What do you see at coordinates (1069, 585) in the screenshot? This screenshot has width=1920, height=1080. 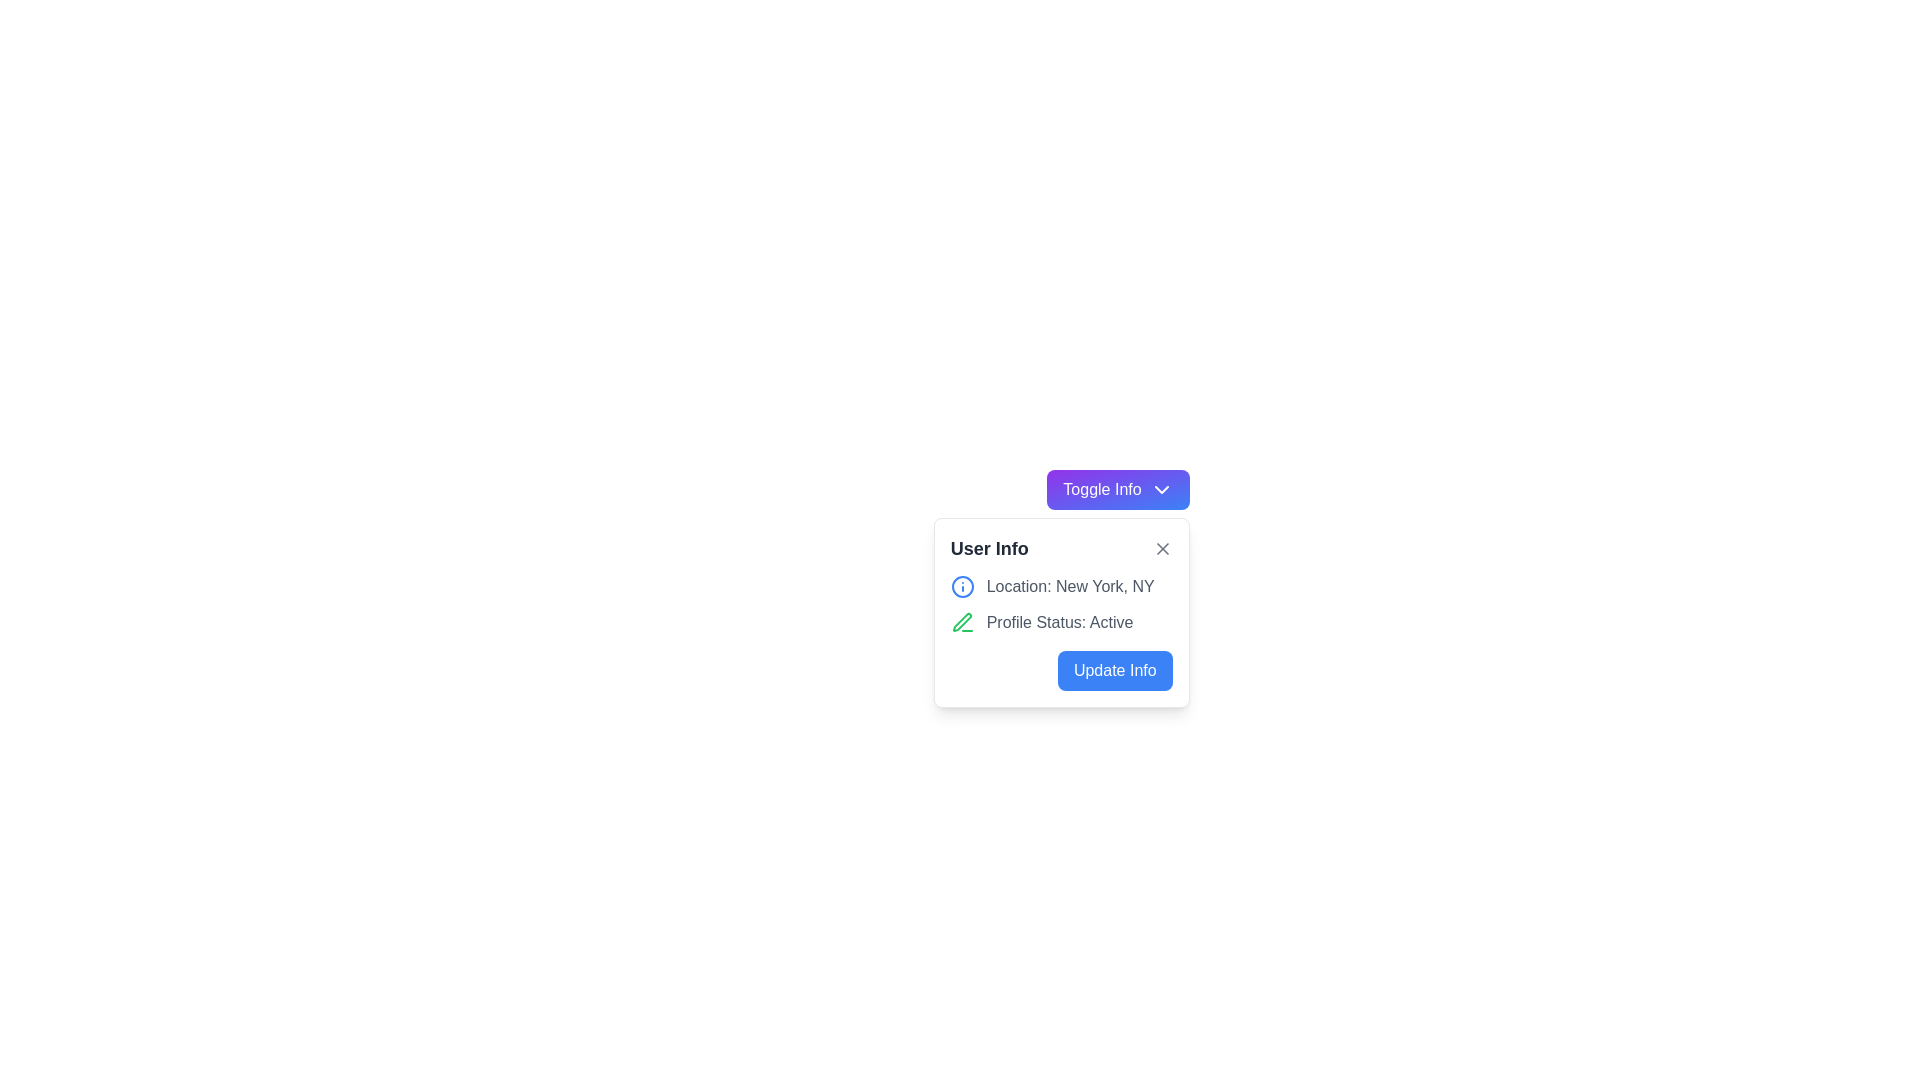 I see `the Display Text element that contains the text 'Location: New York, NY', which is styled in gray and positioned within the 'User Info' card, below the icon and above 'Profile Status: Active'` at bounding box center [1069, 585].